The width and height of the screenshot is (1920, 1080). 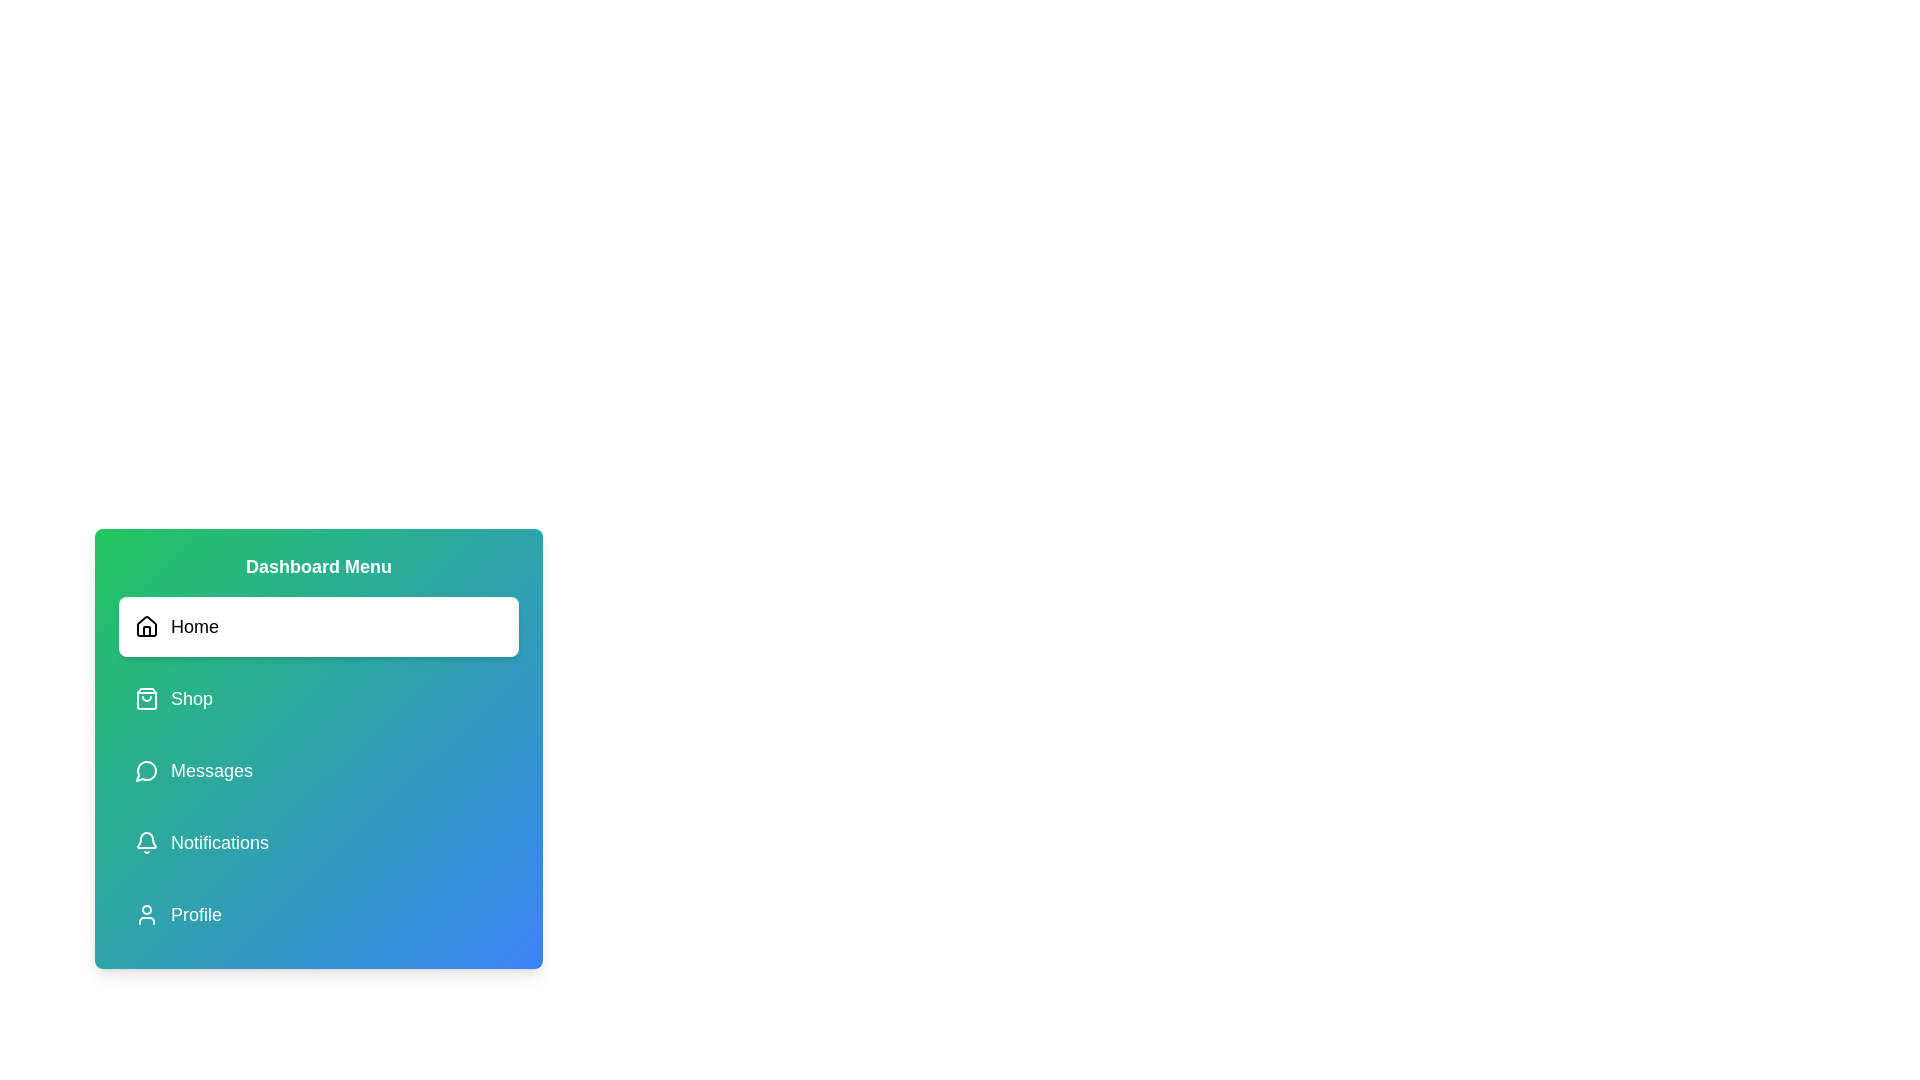 I want to click on the menu item corresponding to Profile to view its icon, so click(x=317, y=914).